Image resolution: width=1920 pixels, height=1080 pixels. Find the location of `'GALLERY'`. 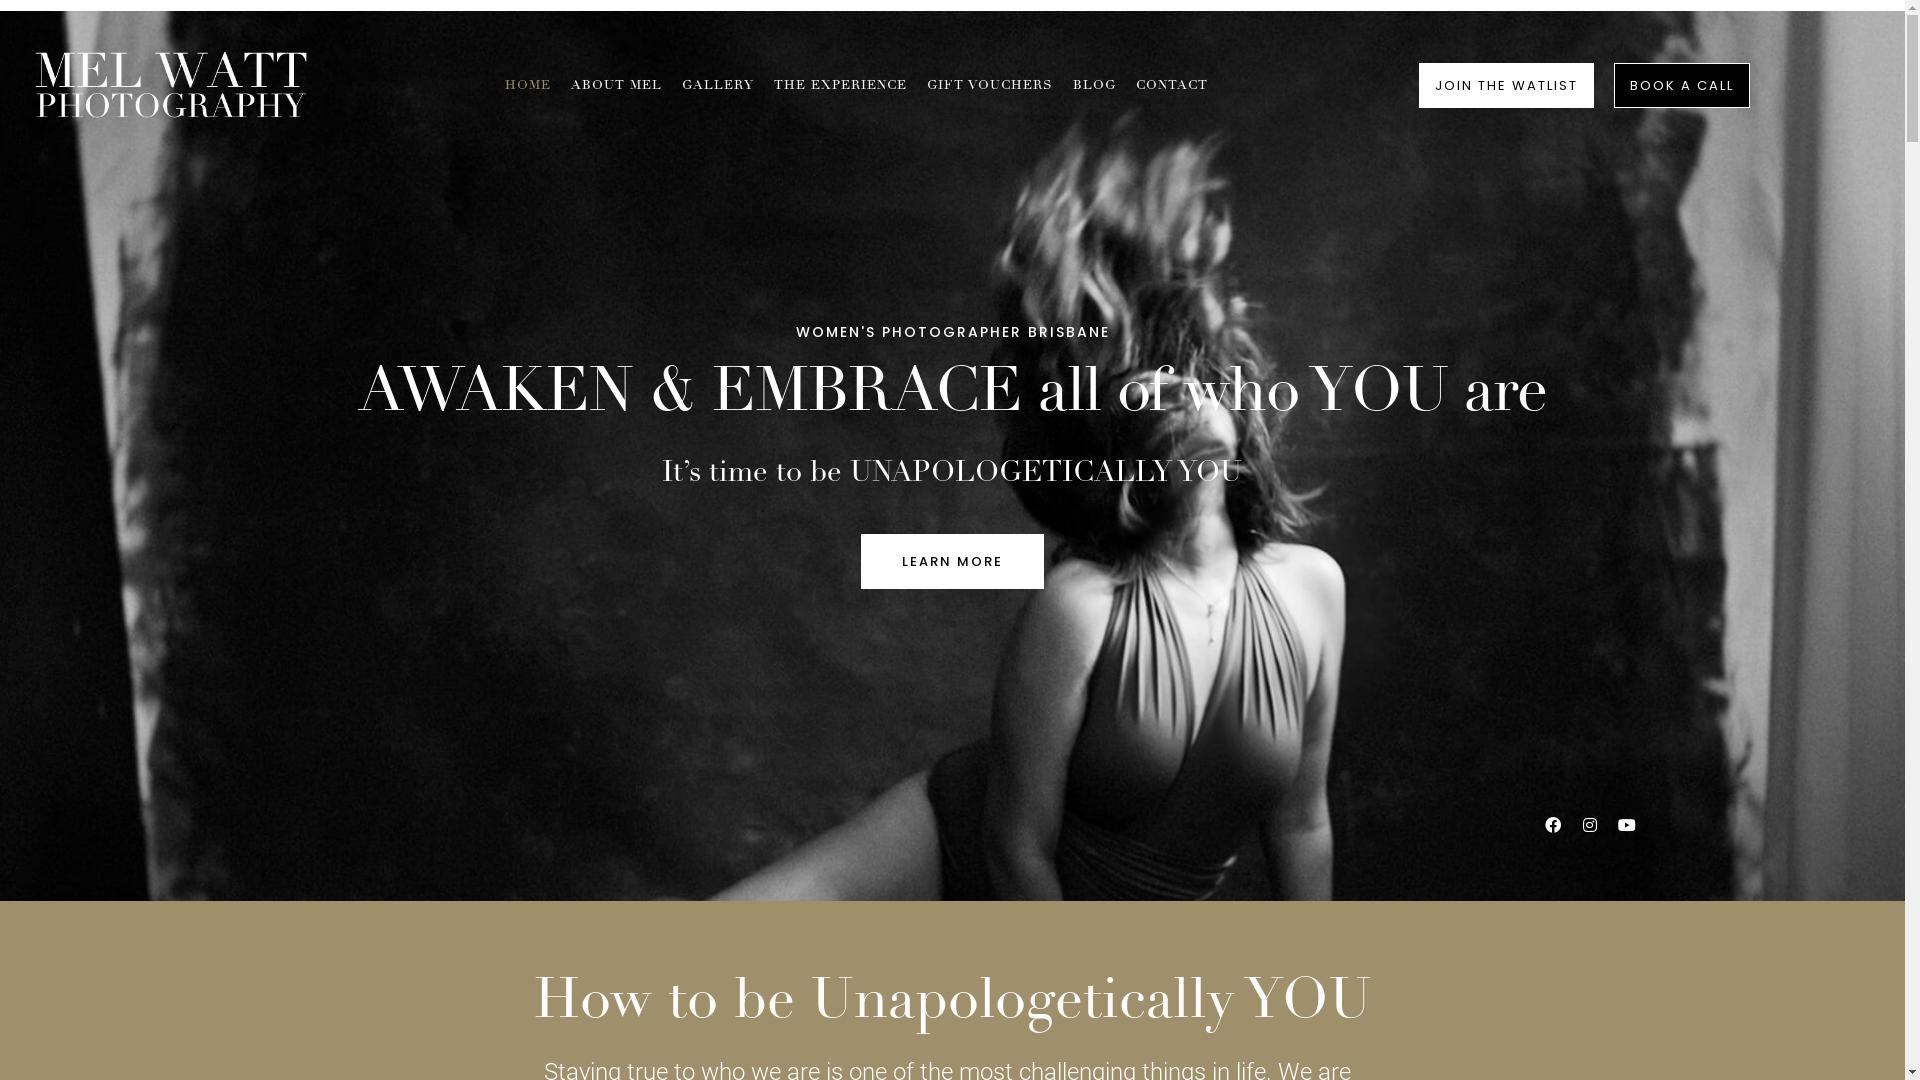

'GALLERY' is located at coordinates (718, 84).